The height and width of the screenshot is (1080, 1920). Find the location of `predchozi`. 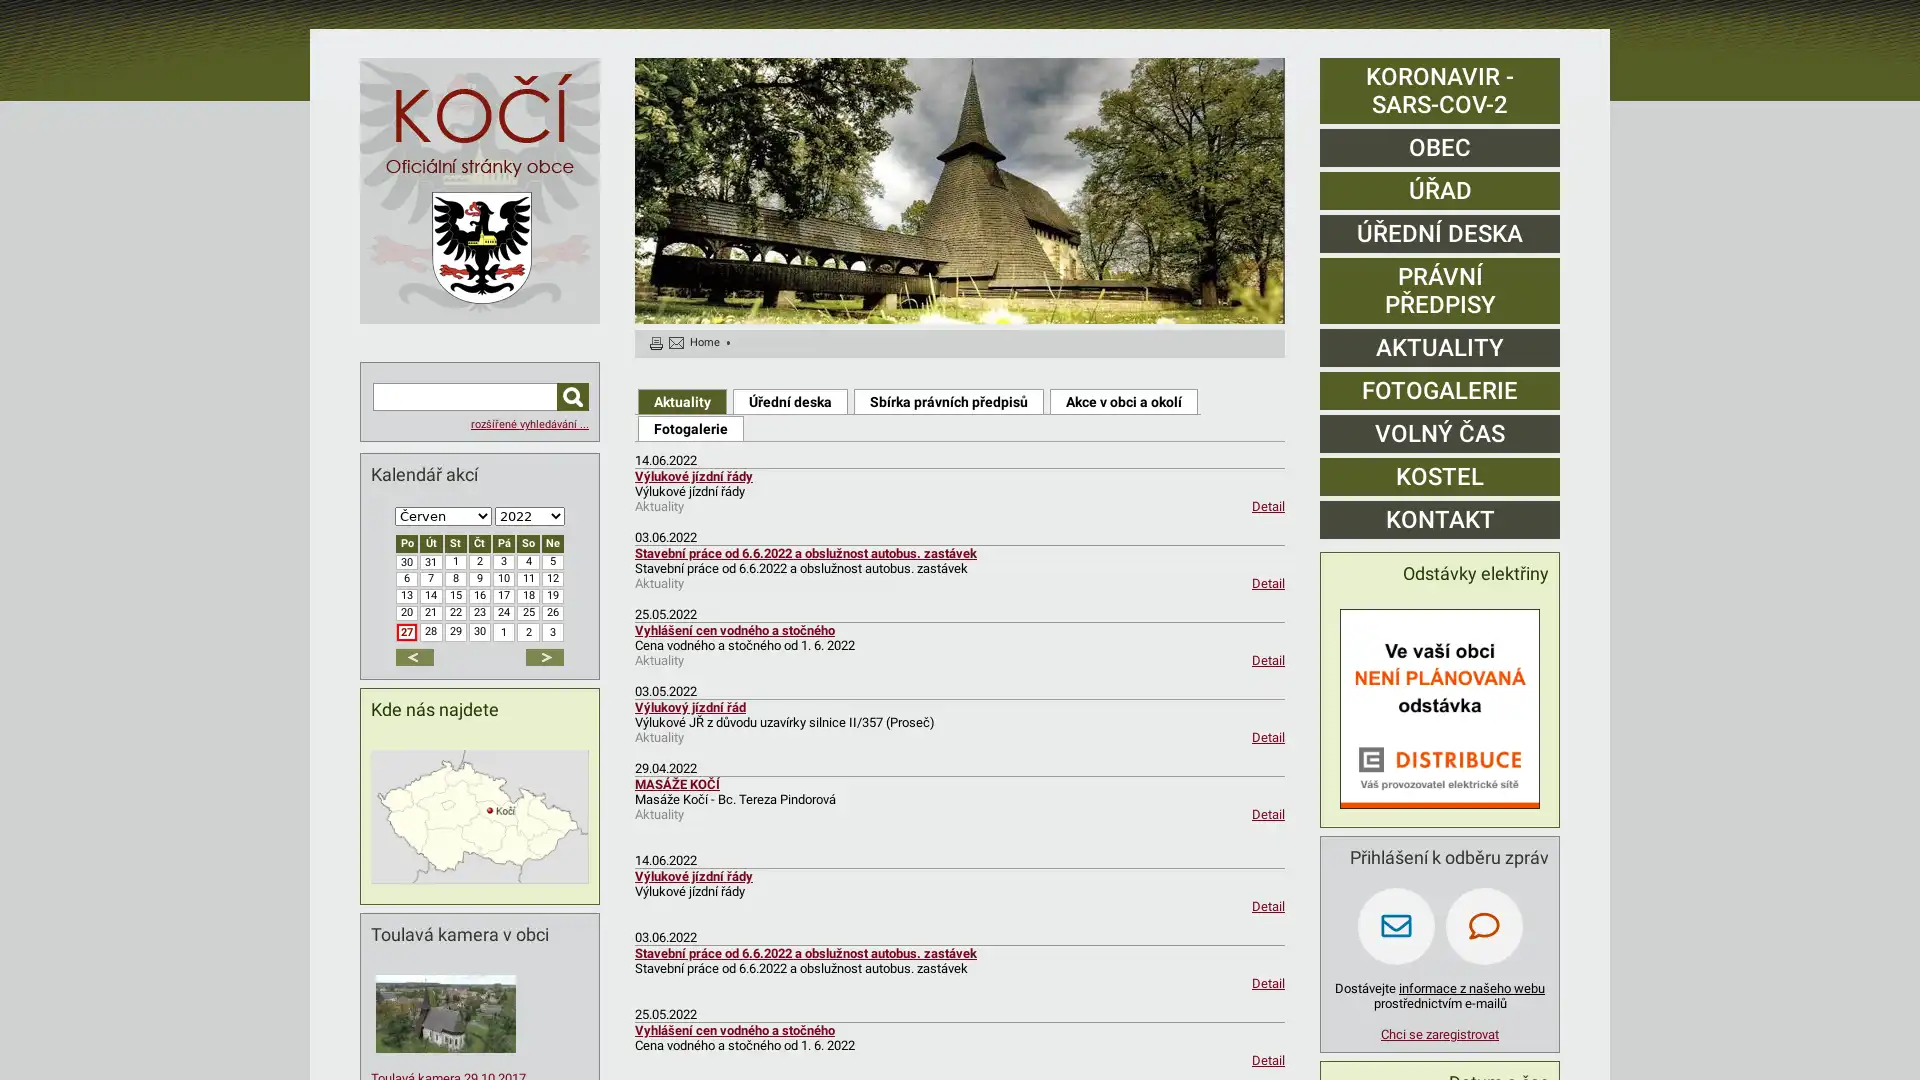

predchozi is located at coordinates (413, 656).